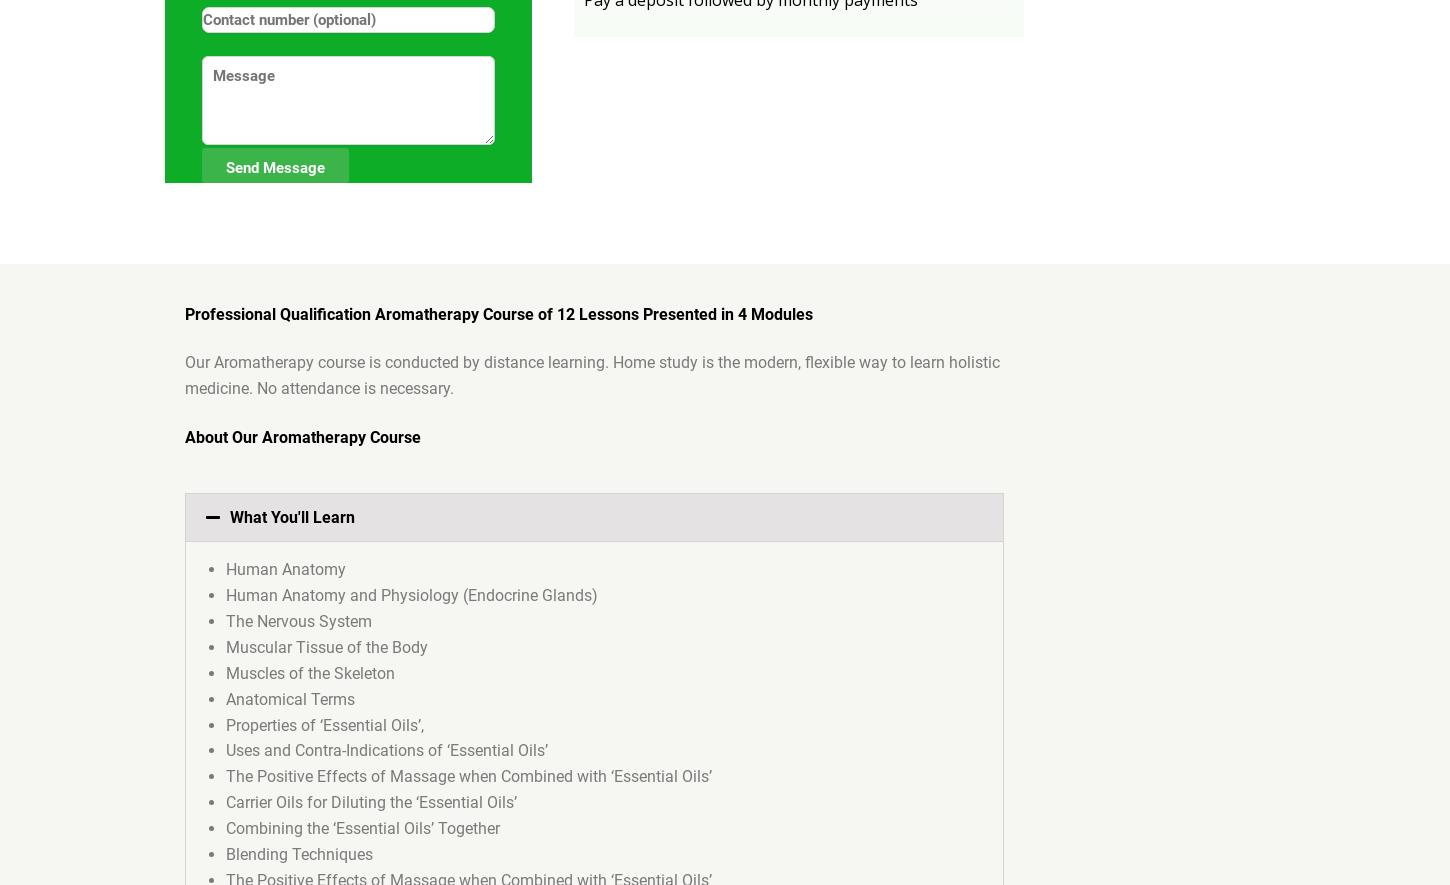 This screenshot has width=1450, height=885. I want to click on 'Muscular Tissue of the Body', so click(225, 646).